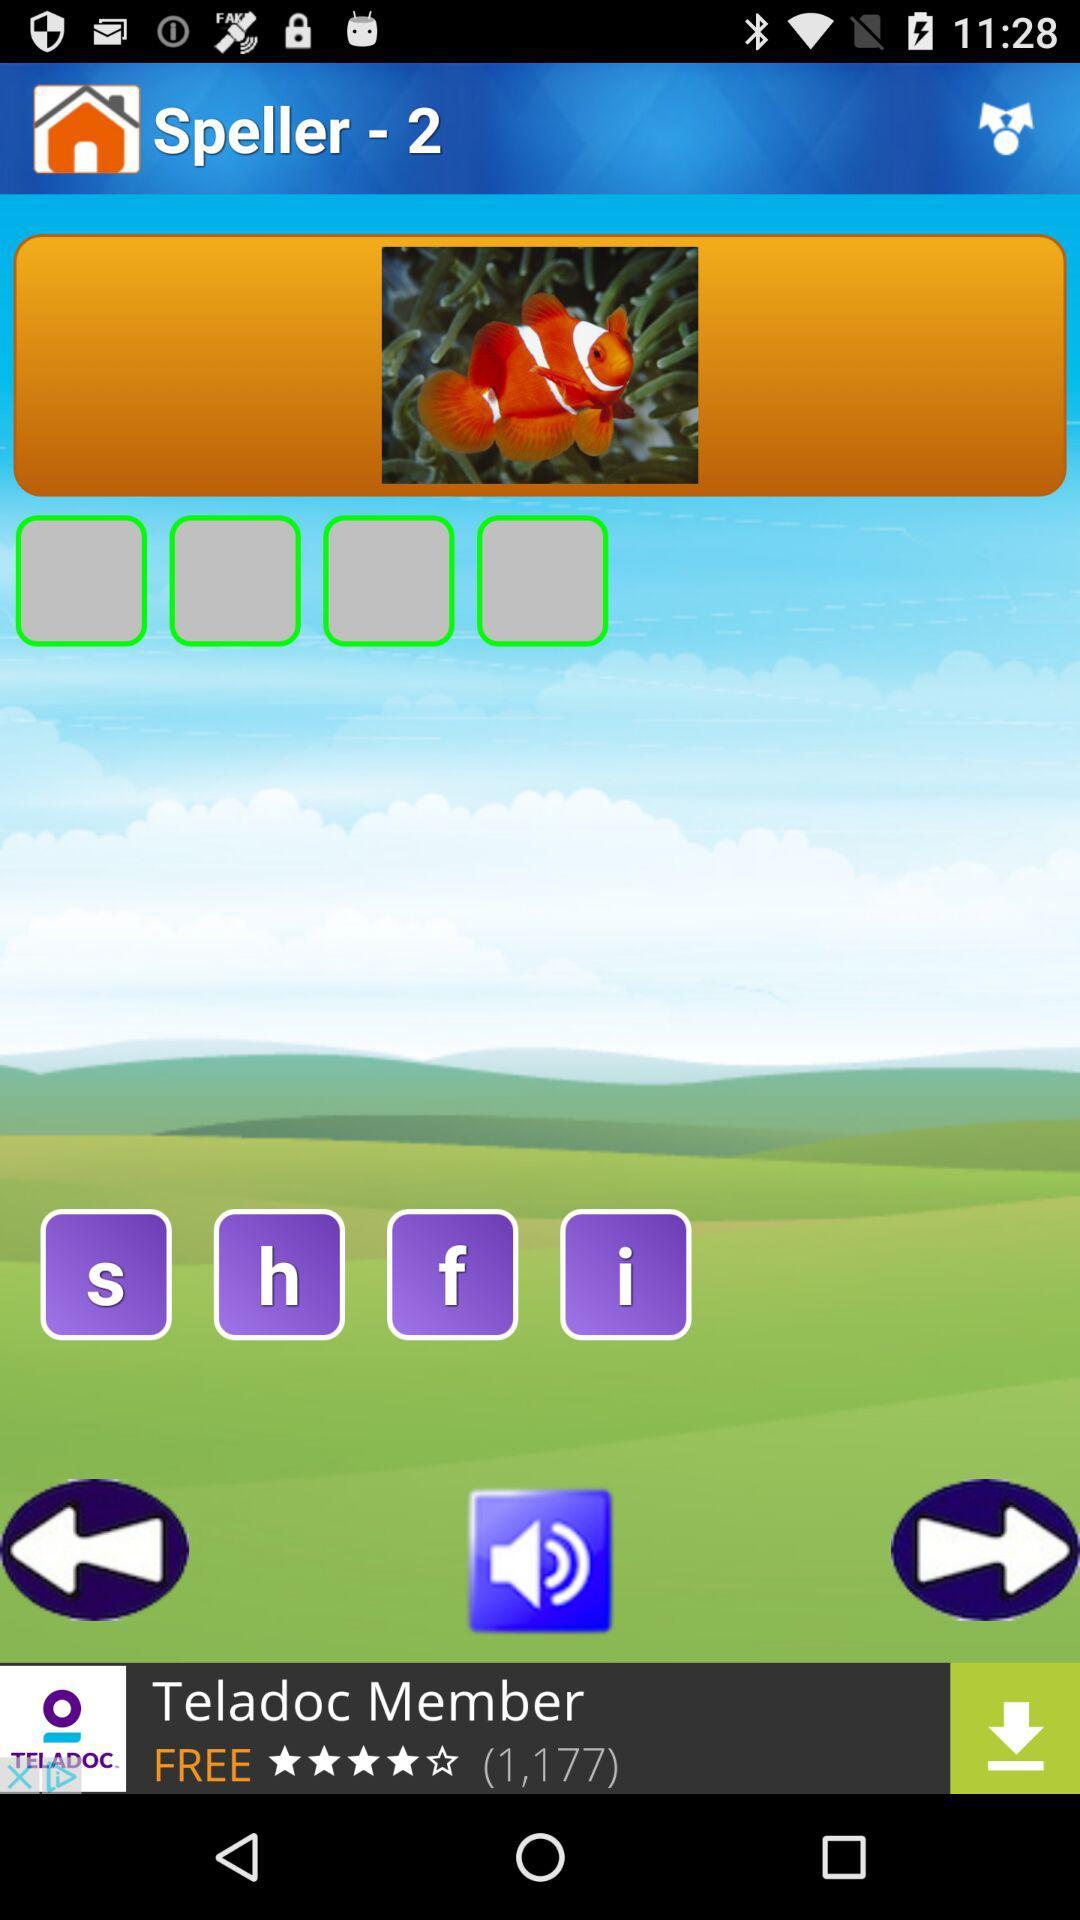 This screenshot has width=1080, height=1920. What do you see at coordinates (540, 1556) in the screenshot?
I see `switch sound option` at bounding box center [540, 1556].